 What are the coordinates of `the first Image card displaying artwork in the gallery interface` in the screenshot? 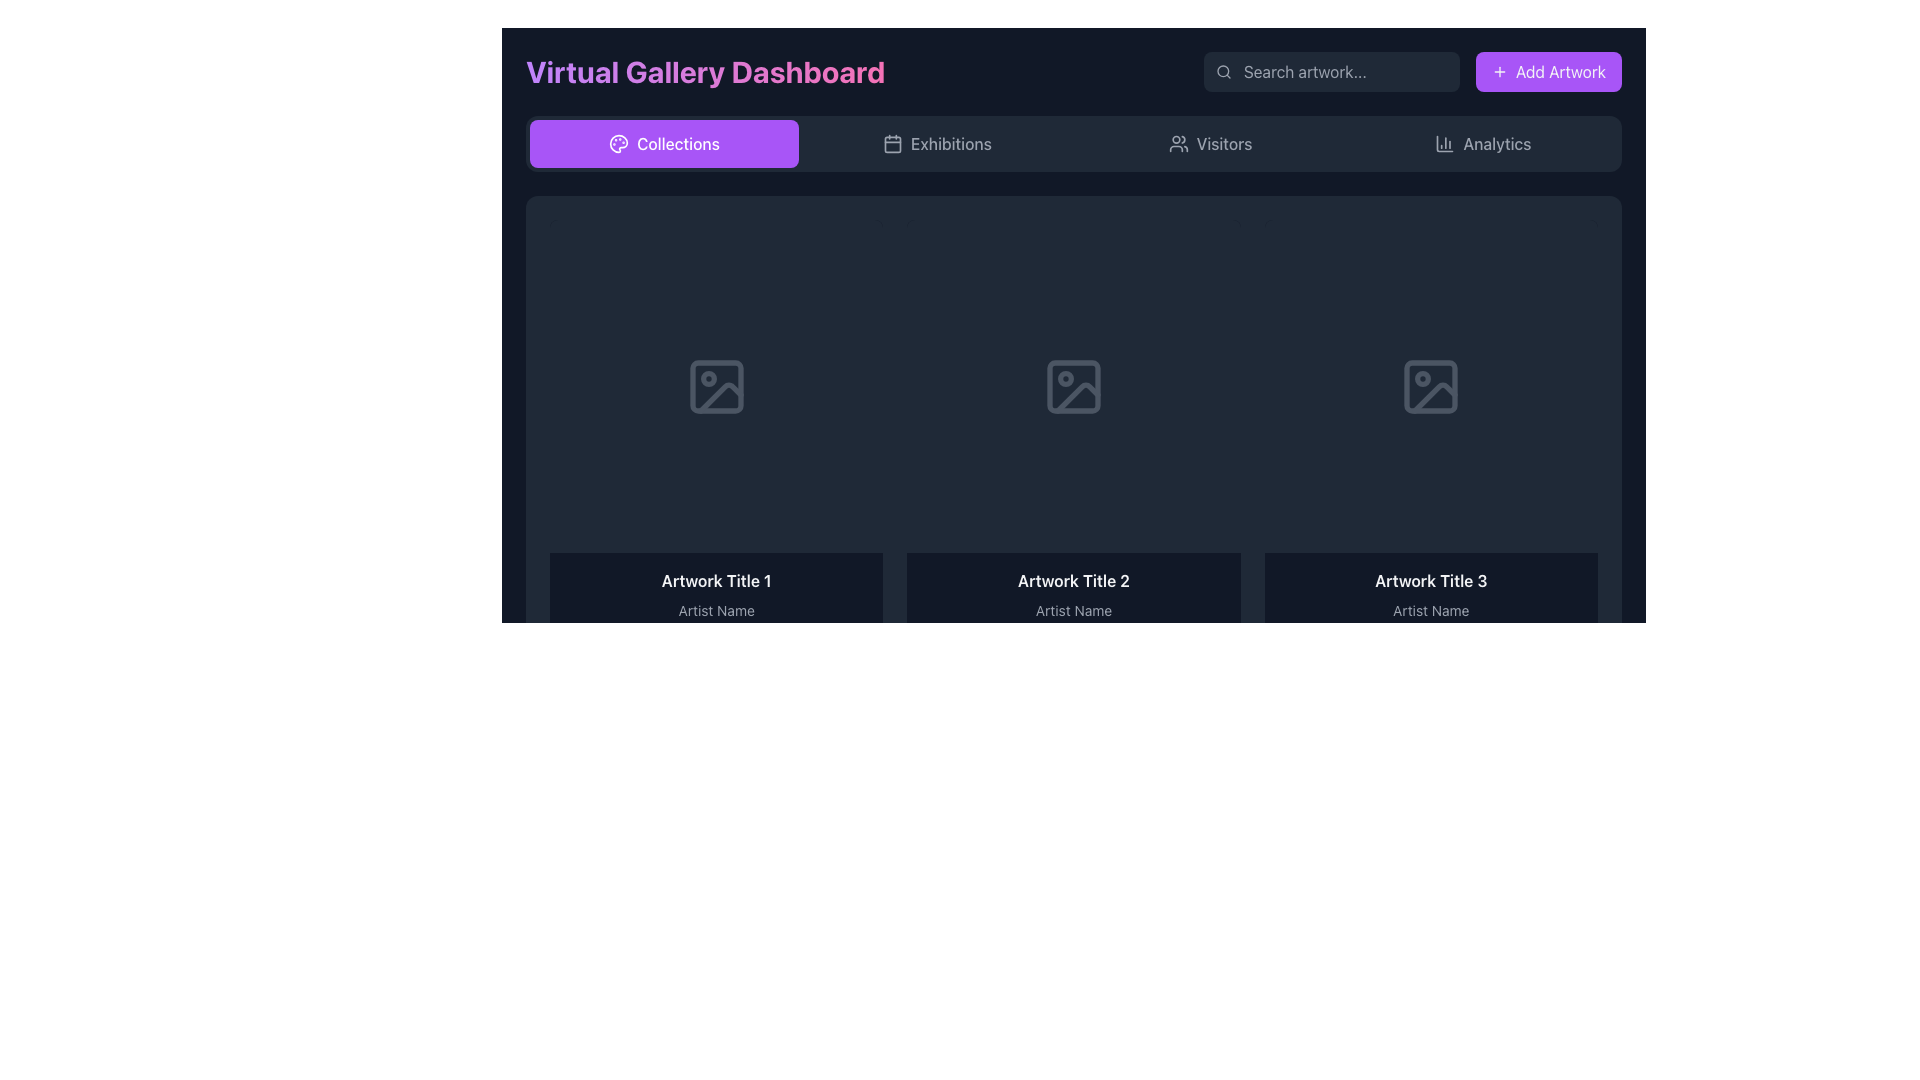 It's located at (716, 441).